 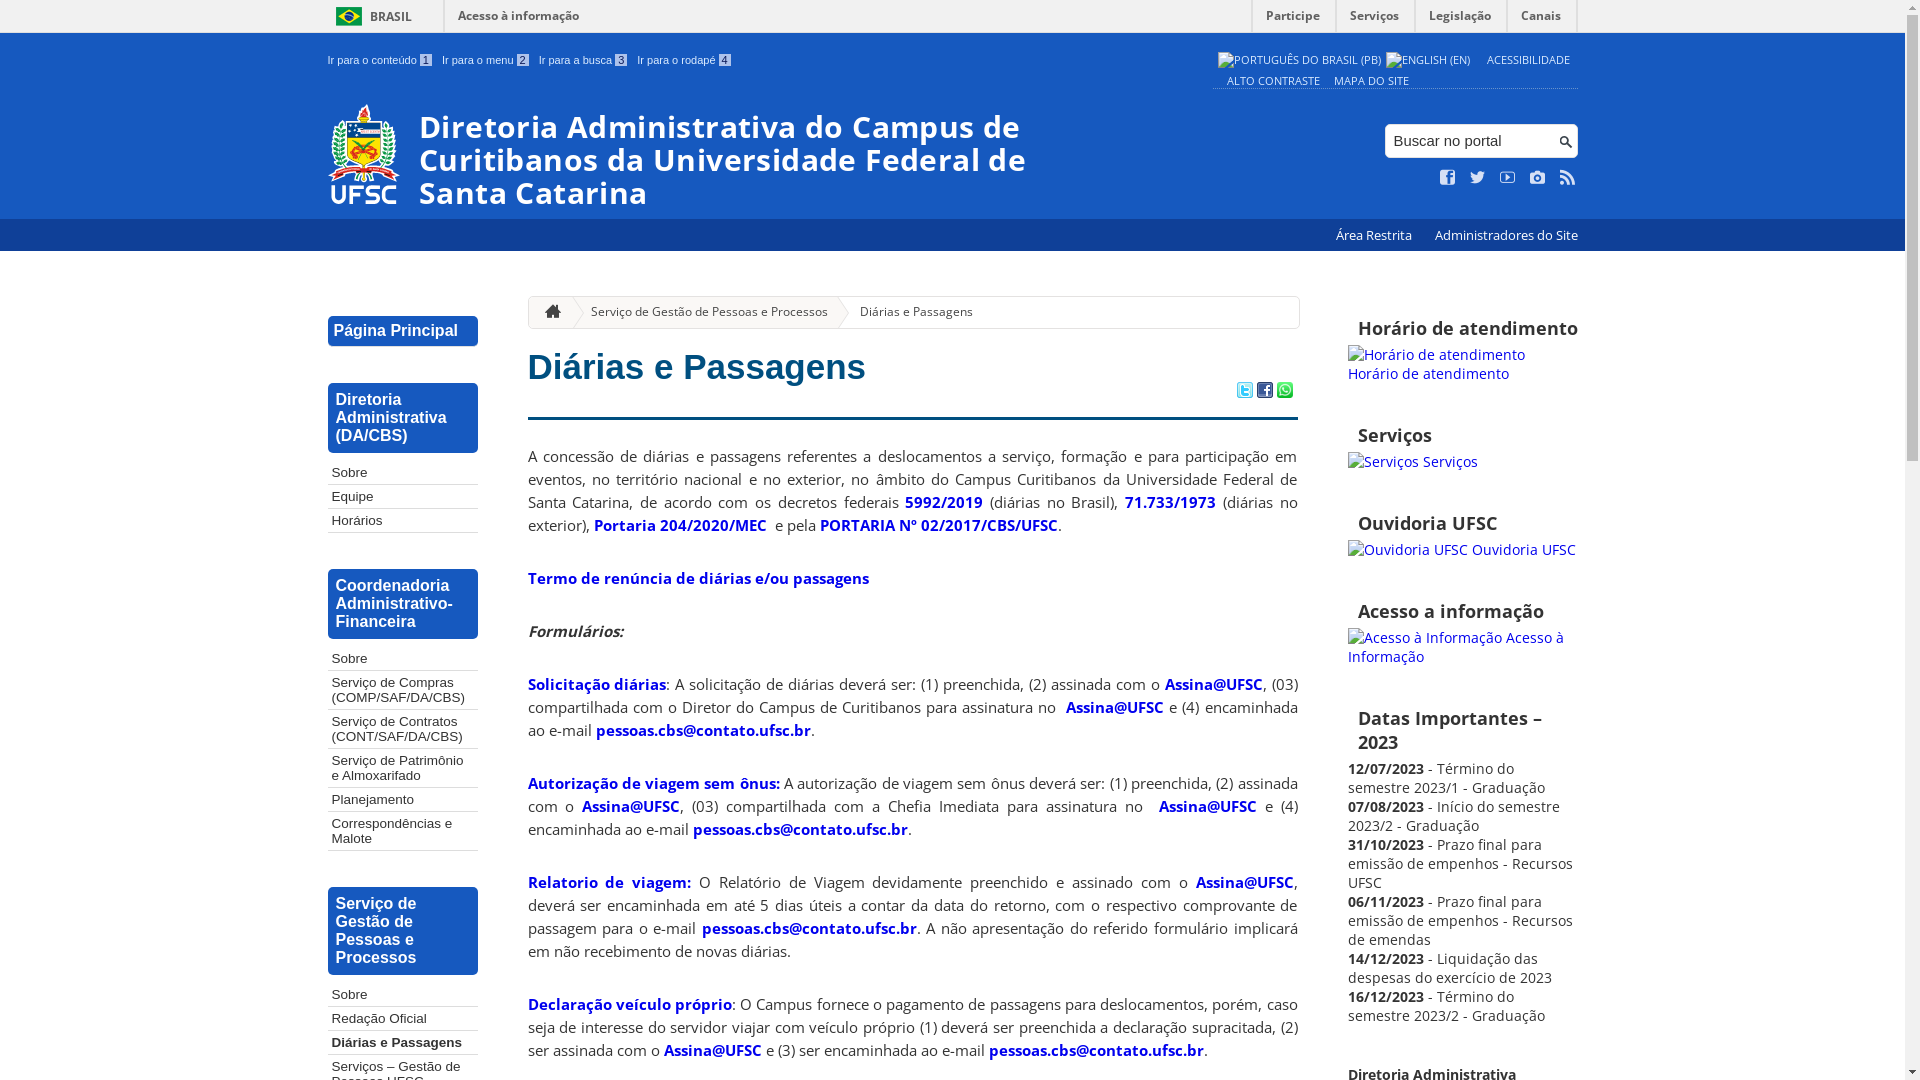 I want to click on 'Compartilhar no Twitter', so click(x=1242, y=392).